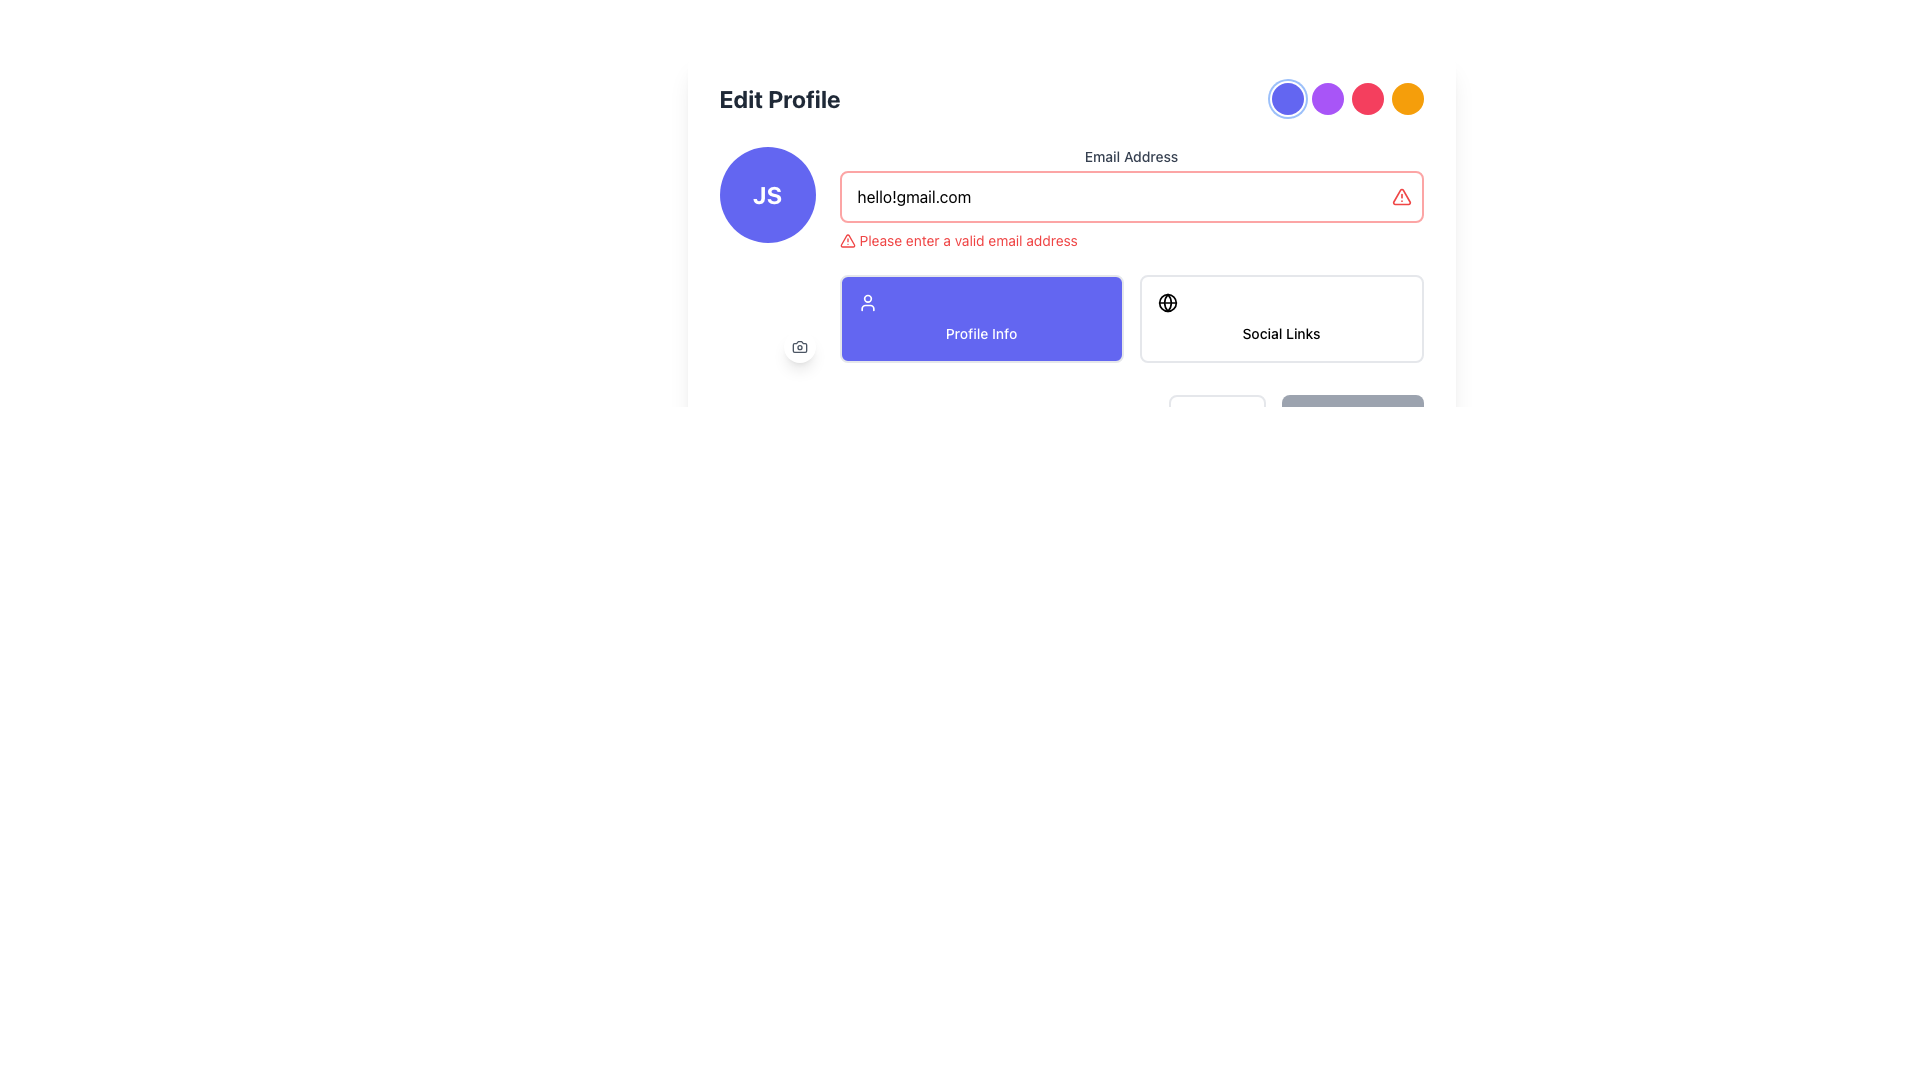 This screenshot has width=1920, height=1080. I want to click on error message displayed below the email input field, which informs users about an invalid email address entry, so click(1131, 239).